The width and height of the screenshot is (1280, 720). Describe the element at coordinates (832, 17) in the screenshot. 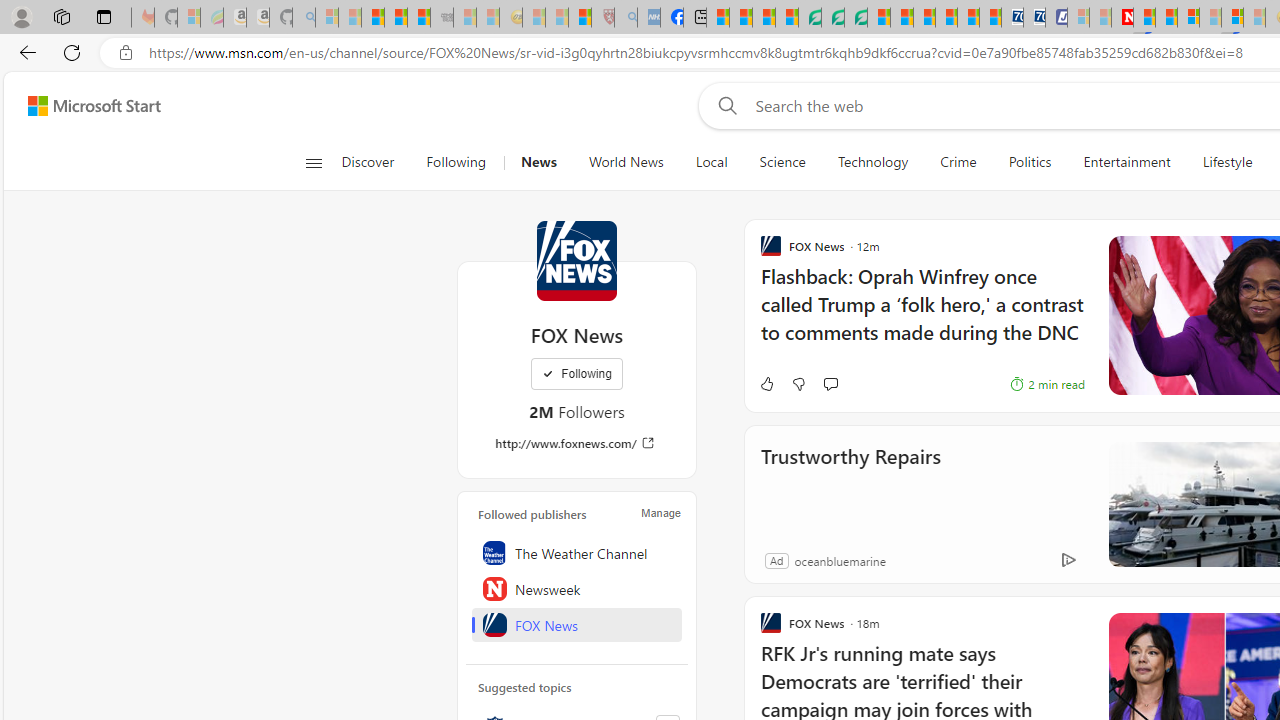

I see `'Terms of Use Agreement'` at that location.